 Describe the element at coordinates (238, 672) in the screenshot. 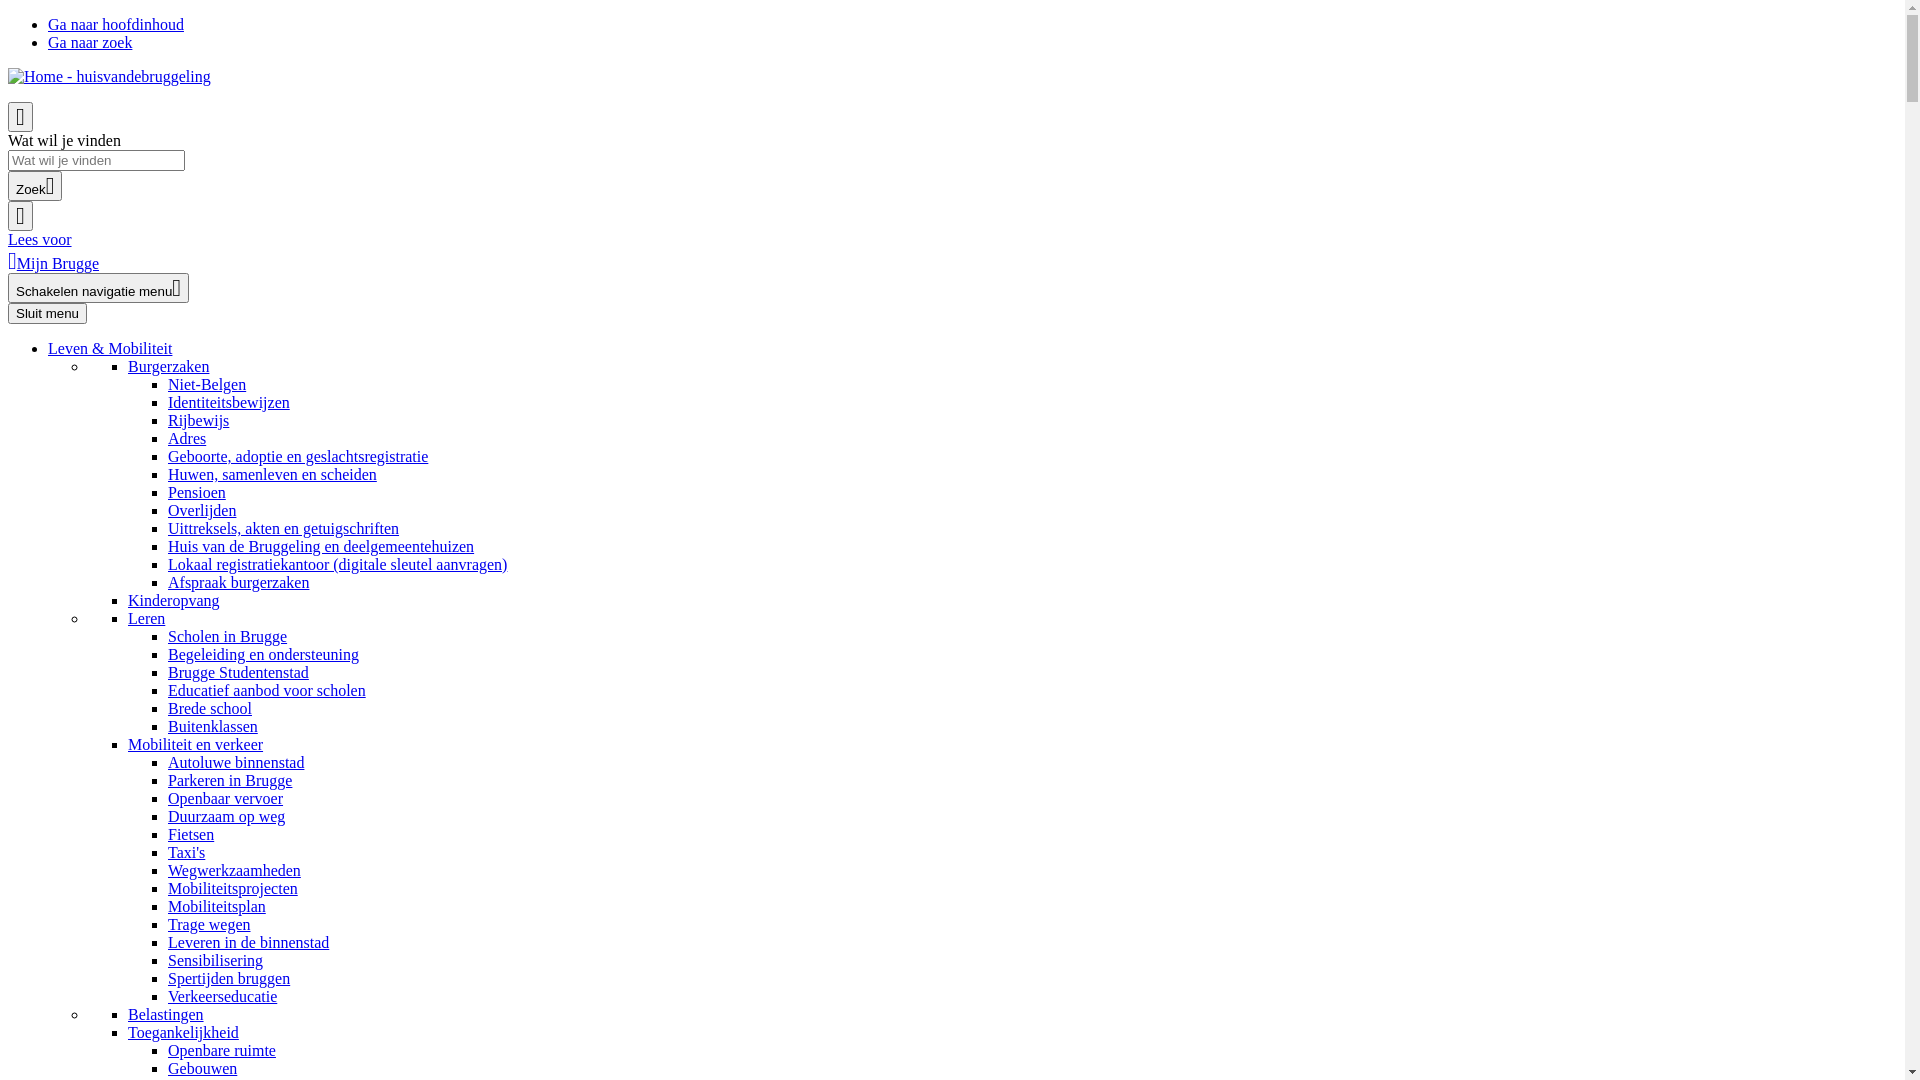

I see `'Brugge Studentenstad'` at that location.